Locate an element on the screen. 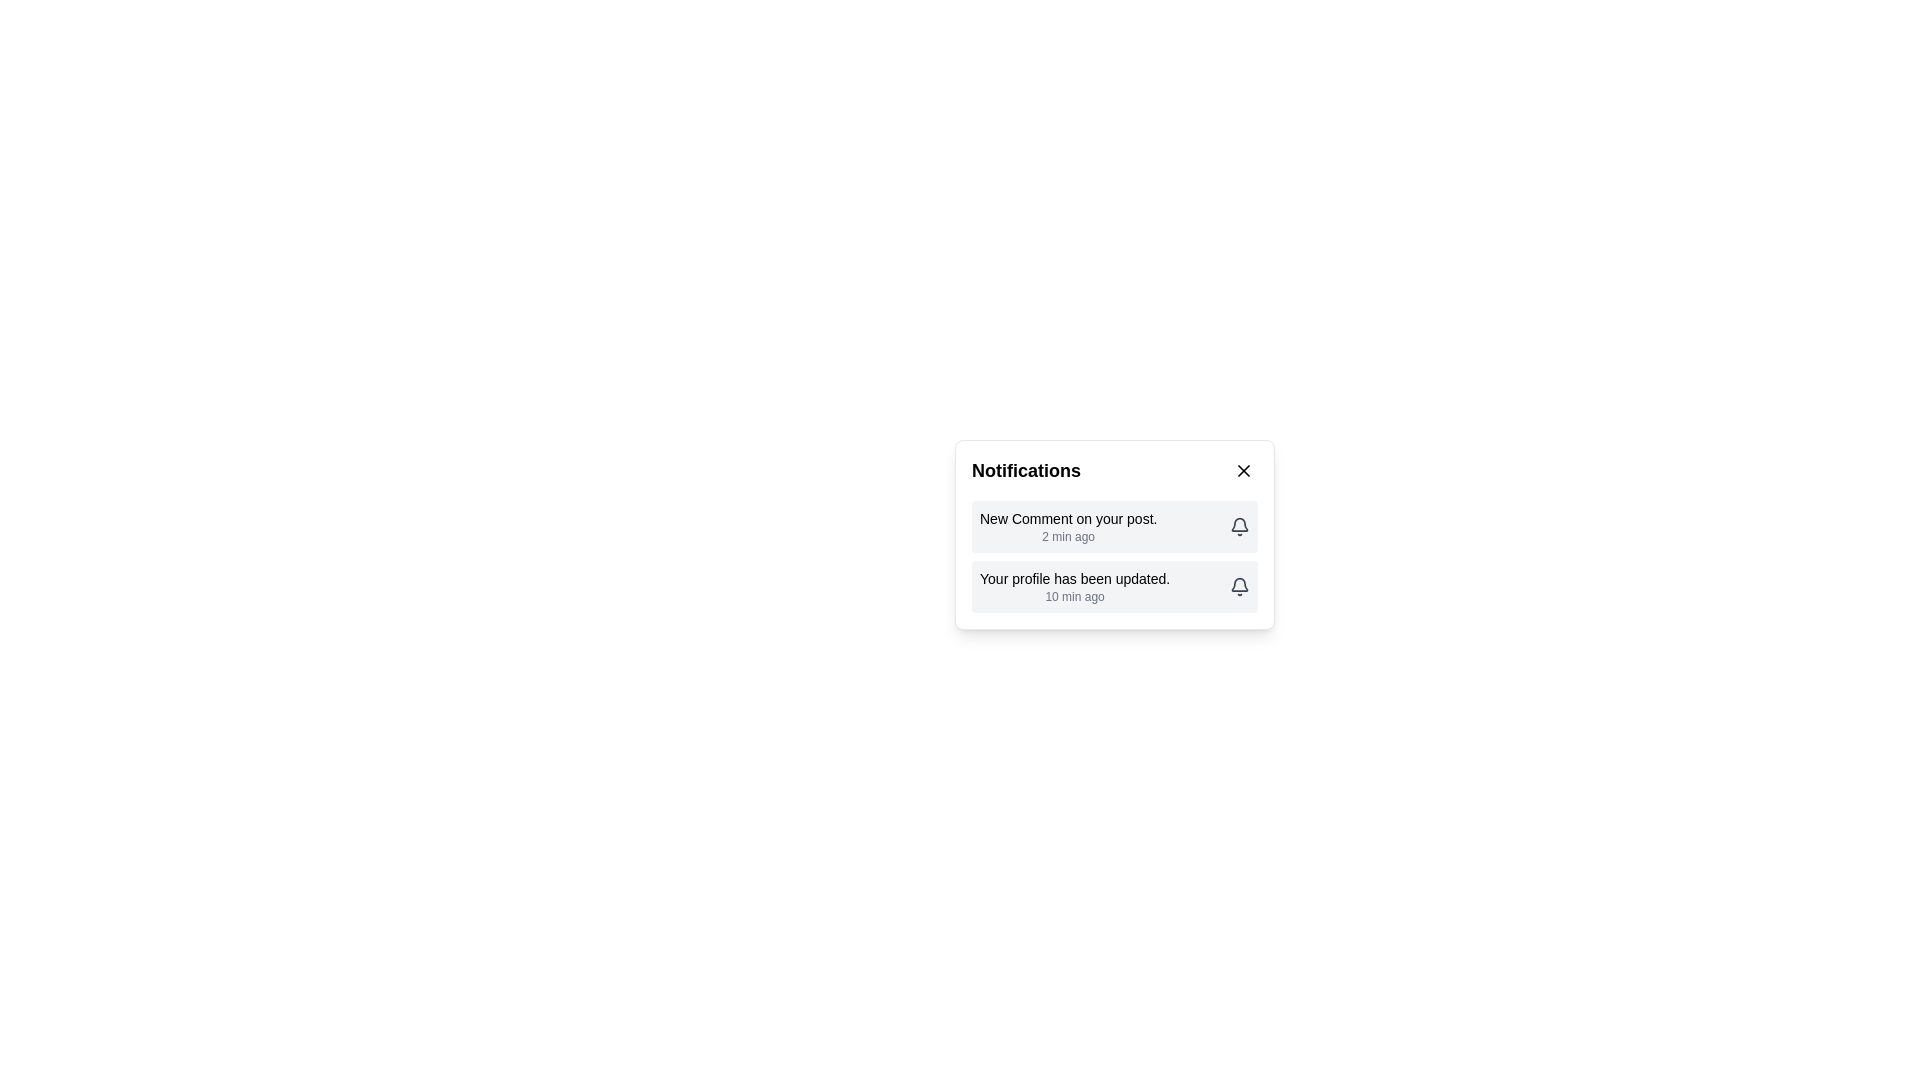  the first notification card in the notification list, which contains the text 'New Comment on your post.' and a bell-shaped icon is located at coordinates (1113, 526).